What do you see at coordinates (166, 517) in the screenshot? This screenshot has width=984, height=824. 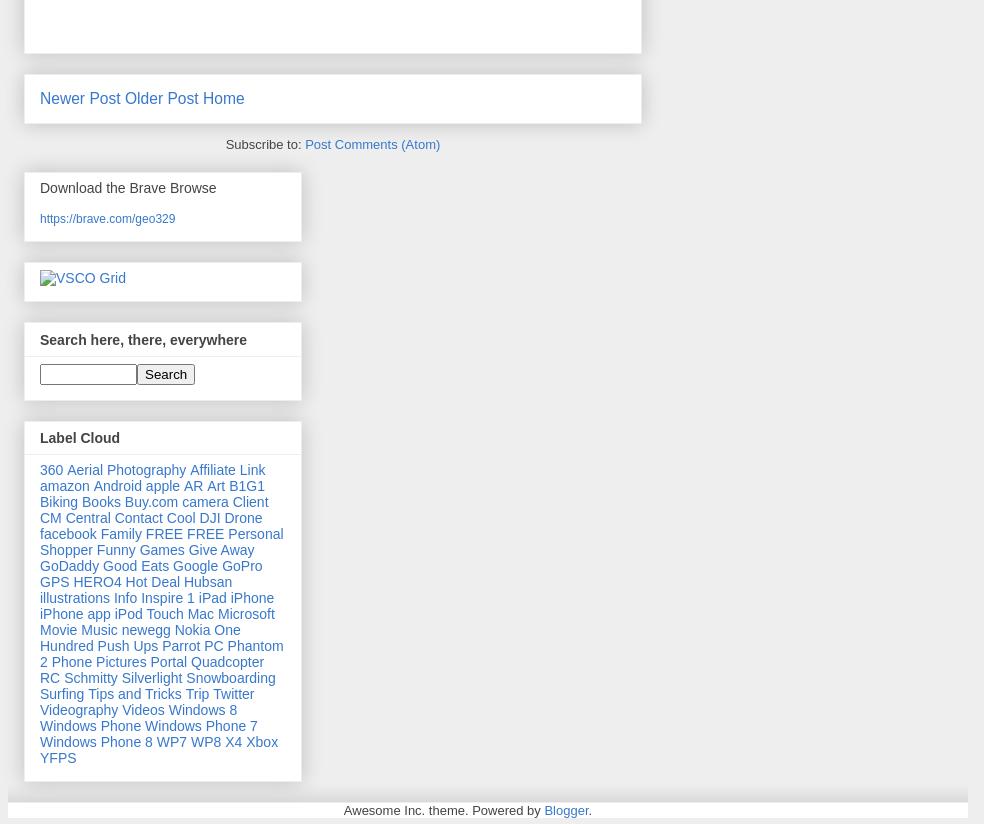 I see `'Cool'` at bounding box center [166, 517].